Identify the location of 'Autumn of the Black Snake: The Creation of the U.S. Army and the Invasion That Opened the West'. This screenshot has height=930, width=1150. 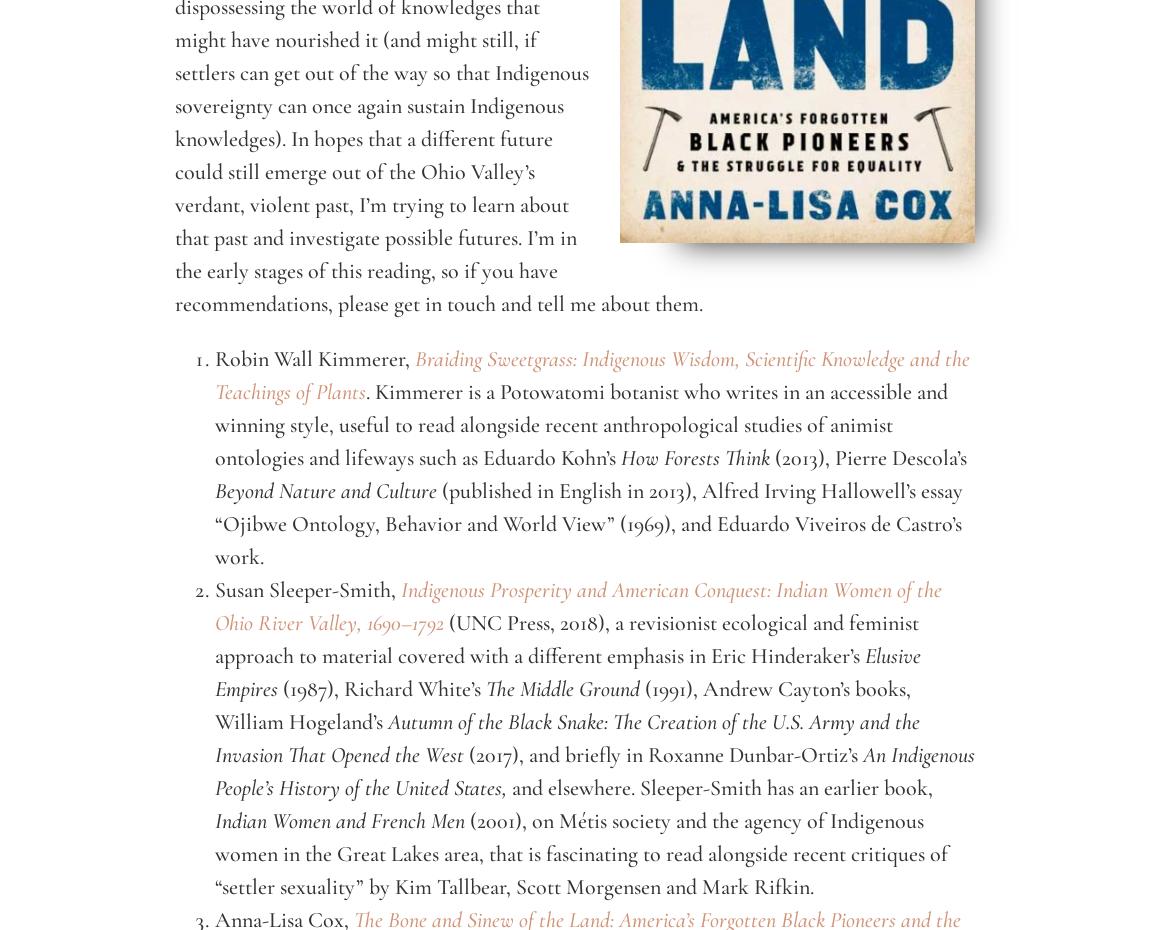
(567, 738).